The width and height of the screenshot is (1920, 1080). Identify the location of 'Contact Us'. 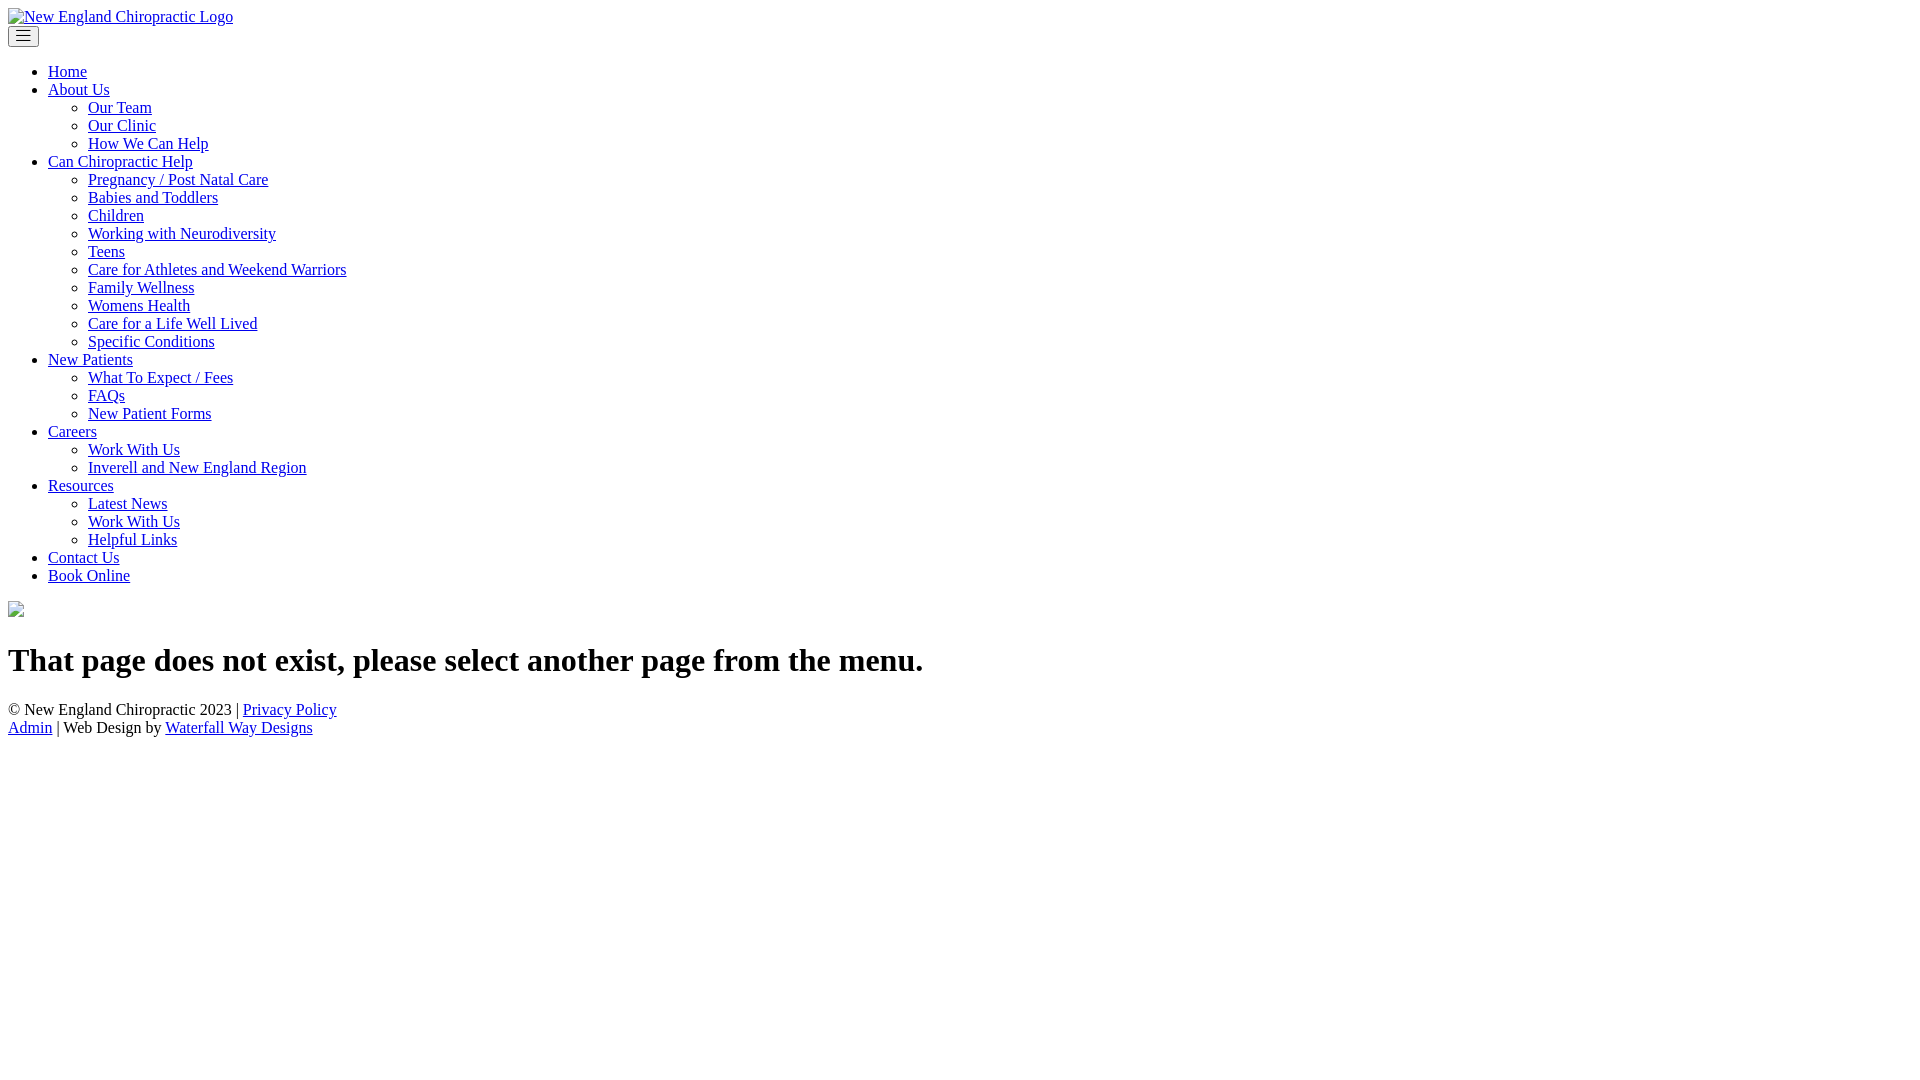
(48, 557).